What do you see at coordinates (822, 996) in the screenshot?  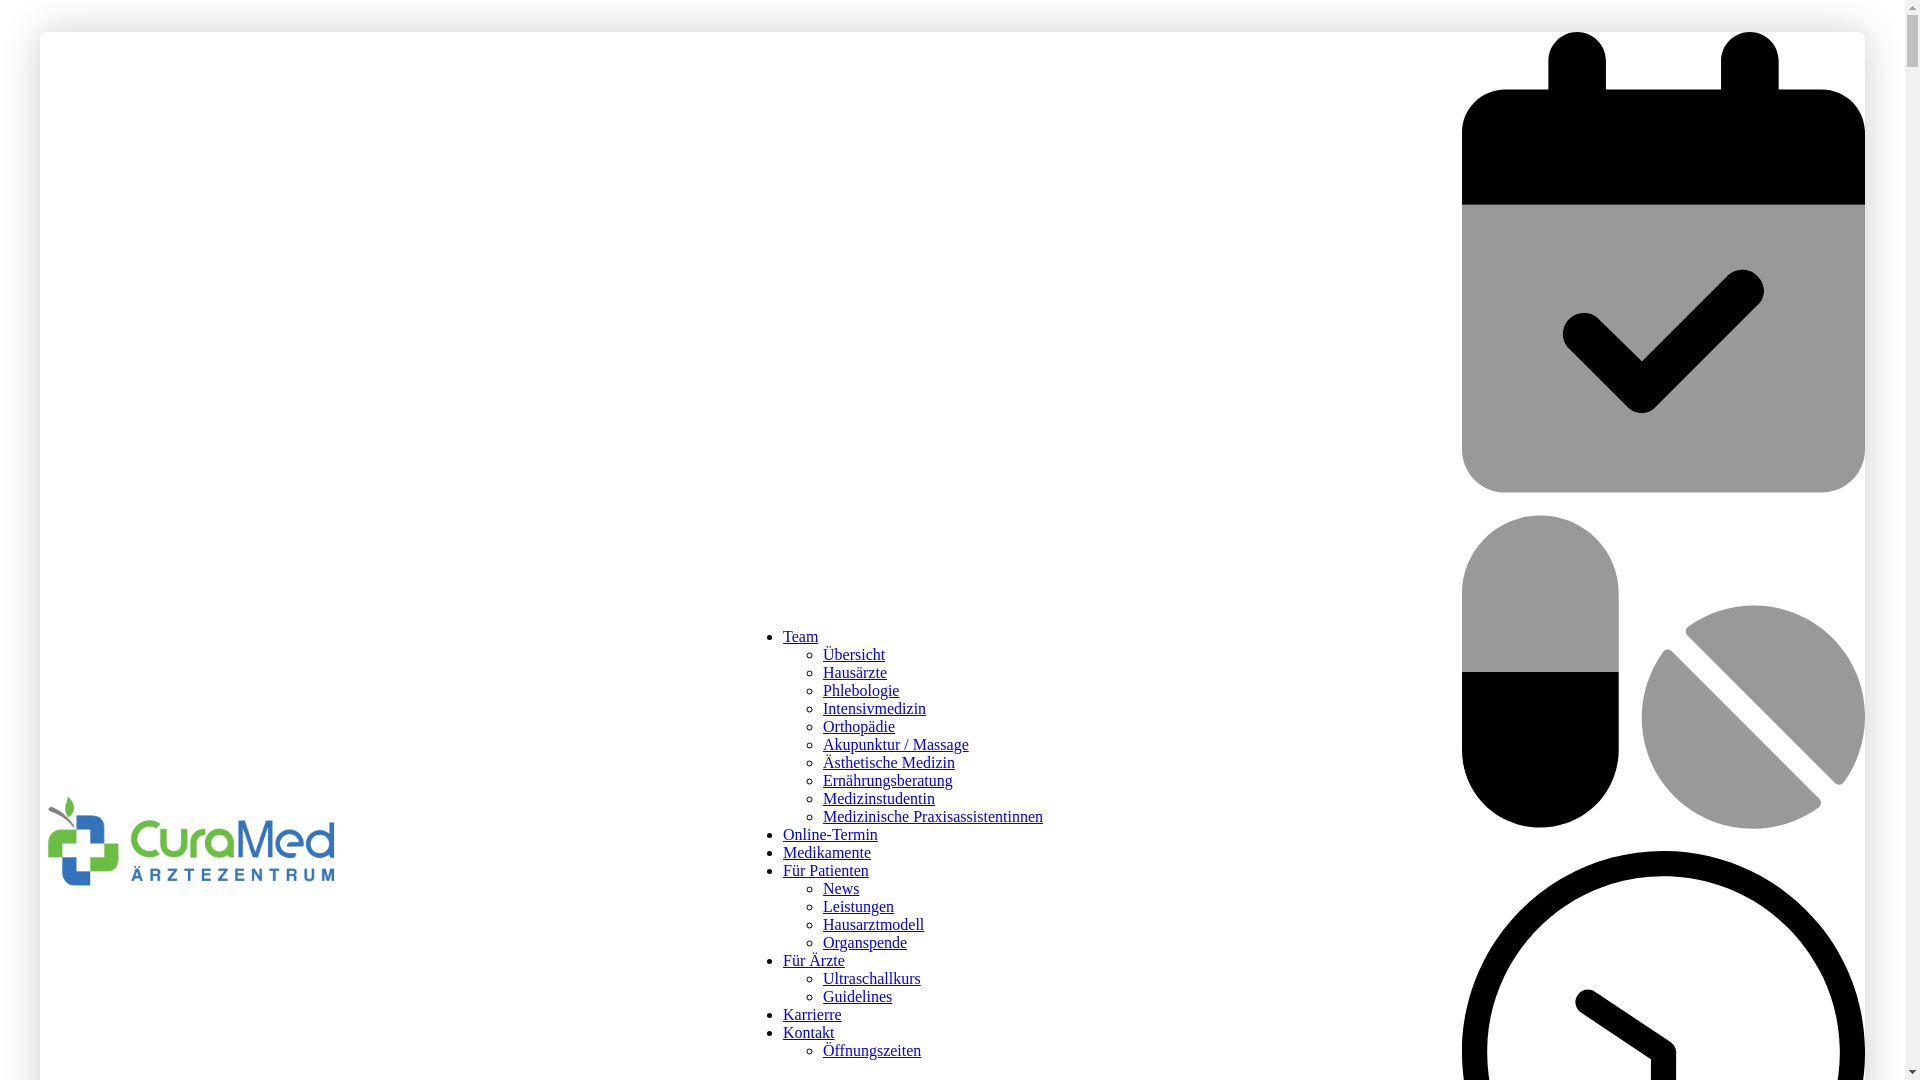 I see `'Guidelines'` at bounding box center [822, 996].